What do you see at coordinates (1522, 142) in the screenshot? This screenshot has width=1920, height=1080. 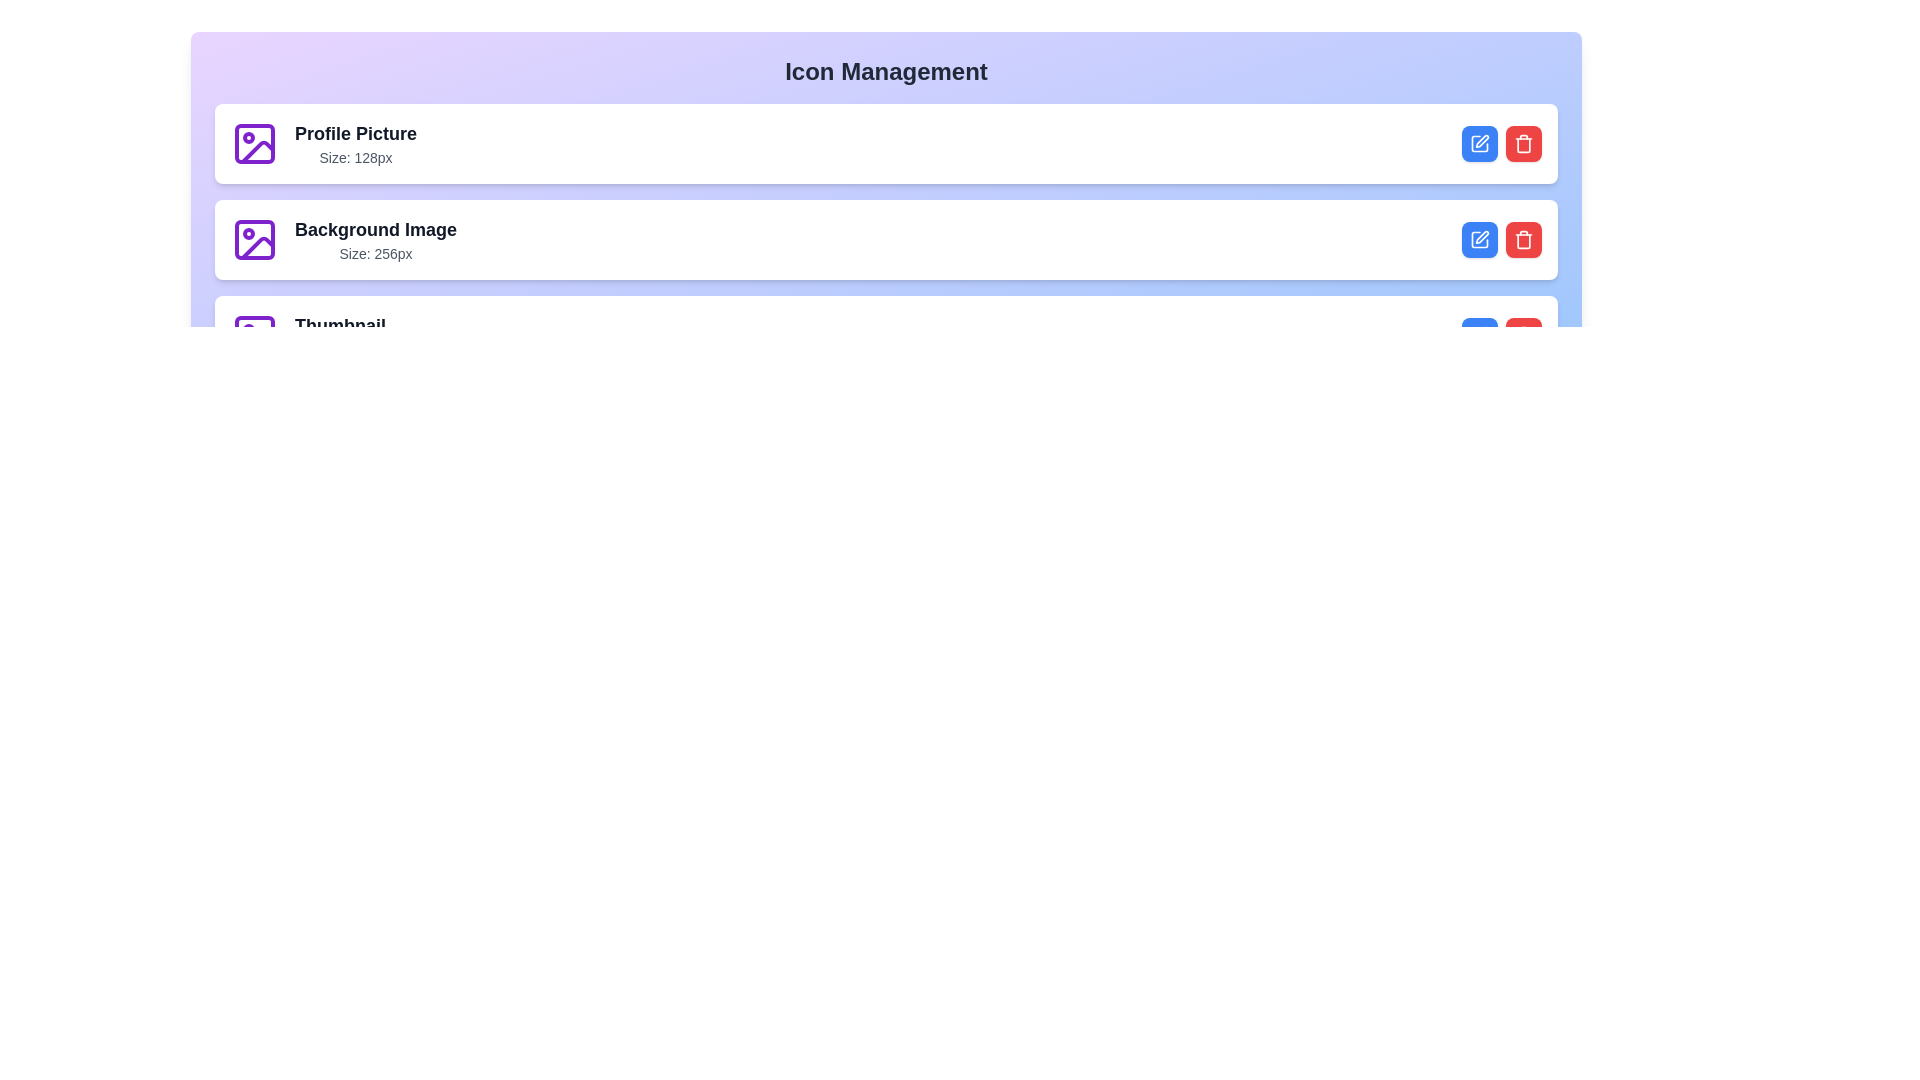 I see `the delete icon button located at the far-right of the second row of listed items to initiate a delete action for the 'Background Image' entry` at bounding box center [1522, 142].